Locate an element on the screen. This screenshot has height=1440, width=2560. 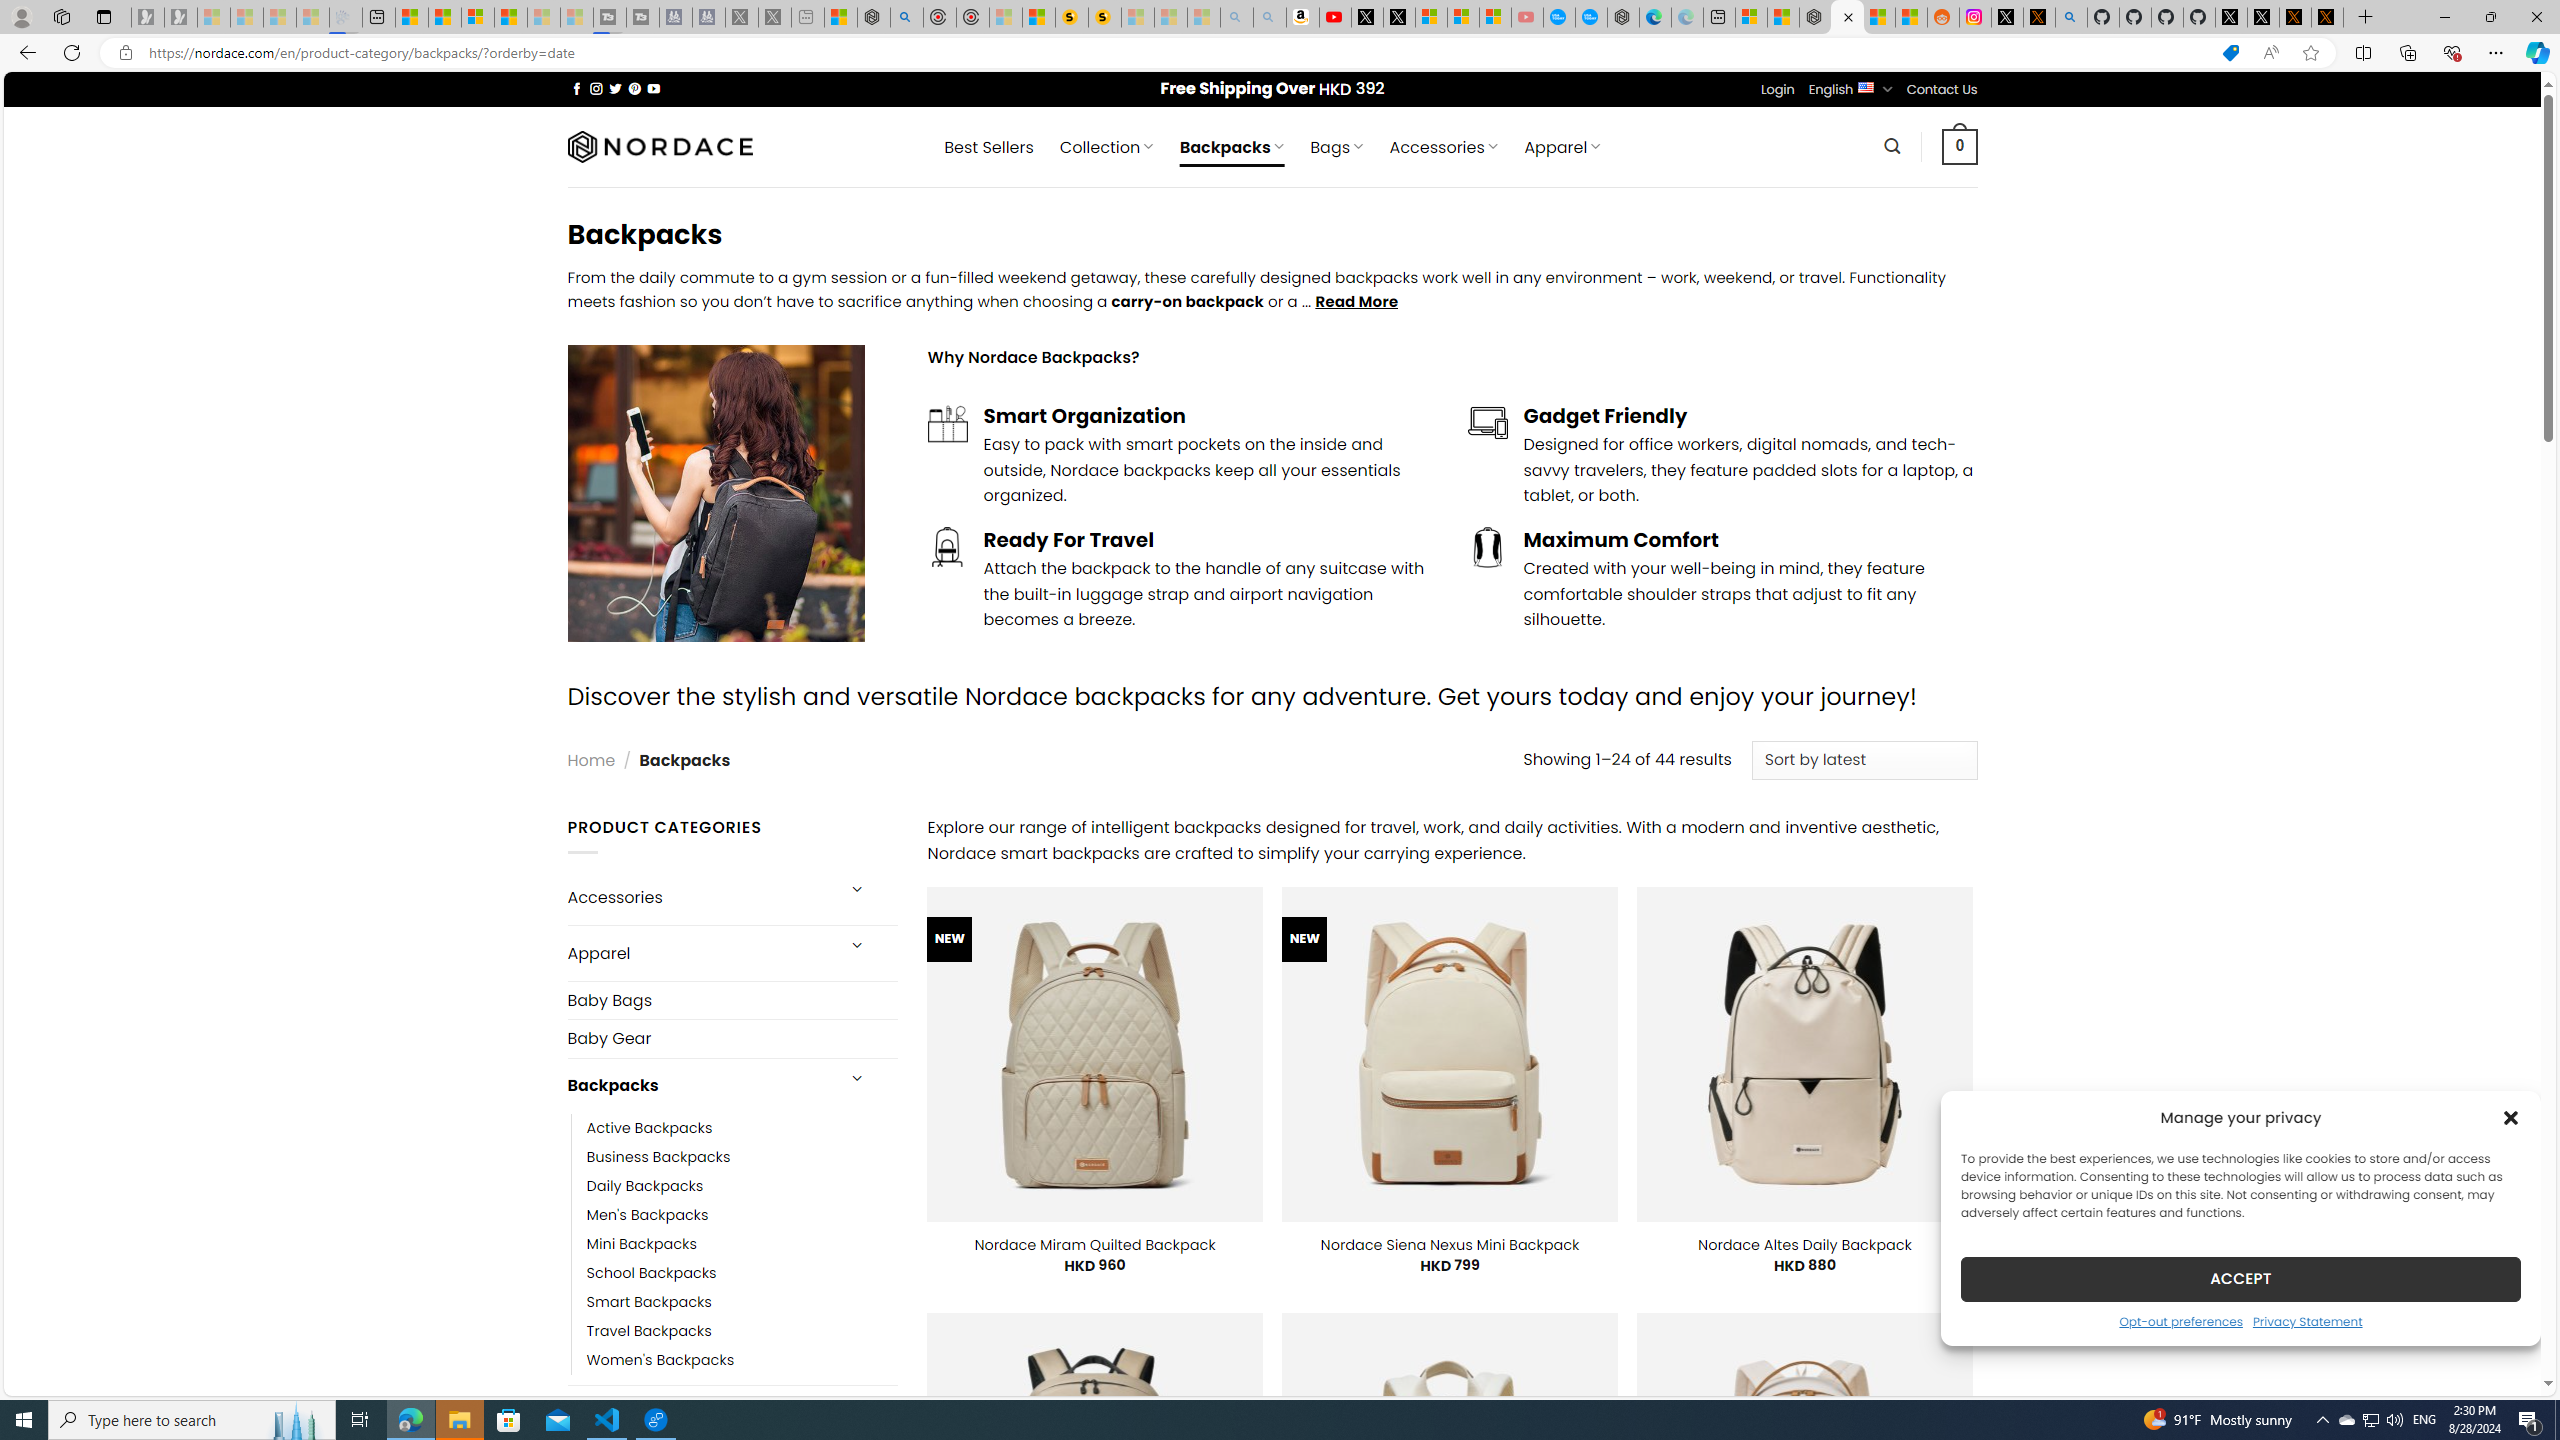
'ACCEPT' is located at coordinates (2241, 1278).